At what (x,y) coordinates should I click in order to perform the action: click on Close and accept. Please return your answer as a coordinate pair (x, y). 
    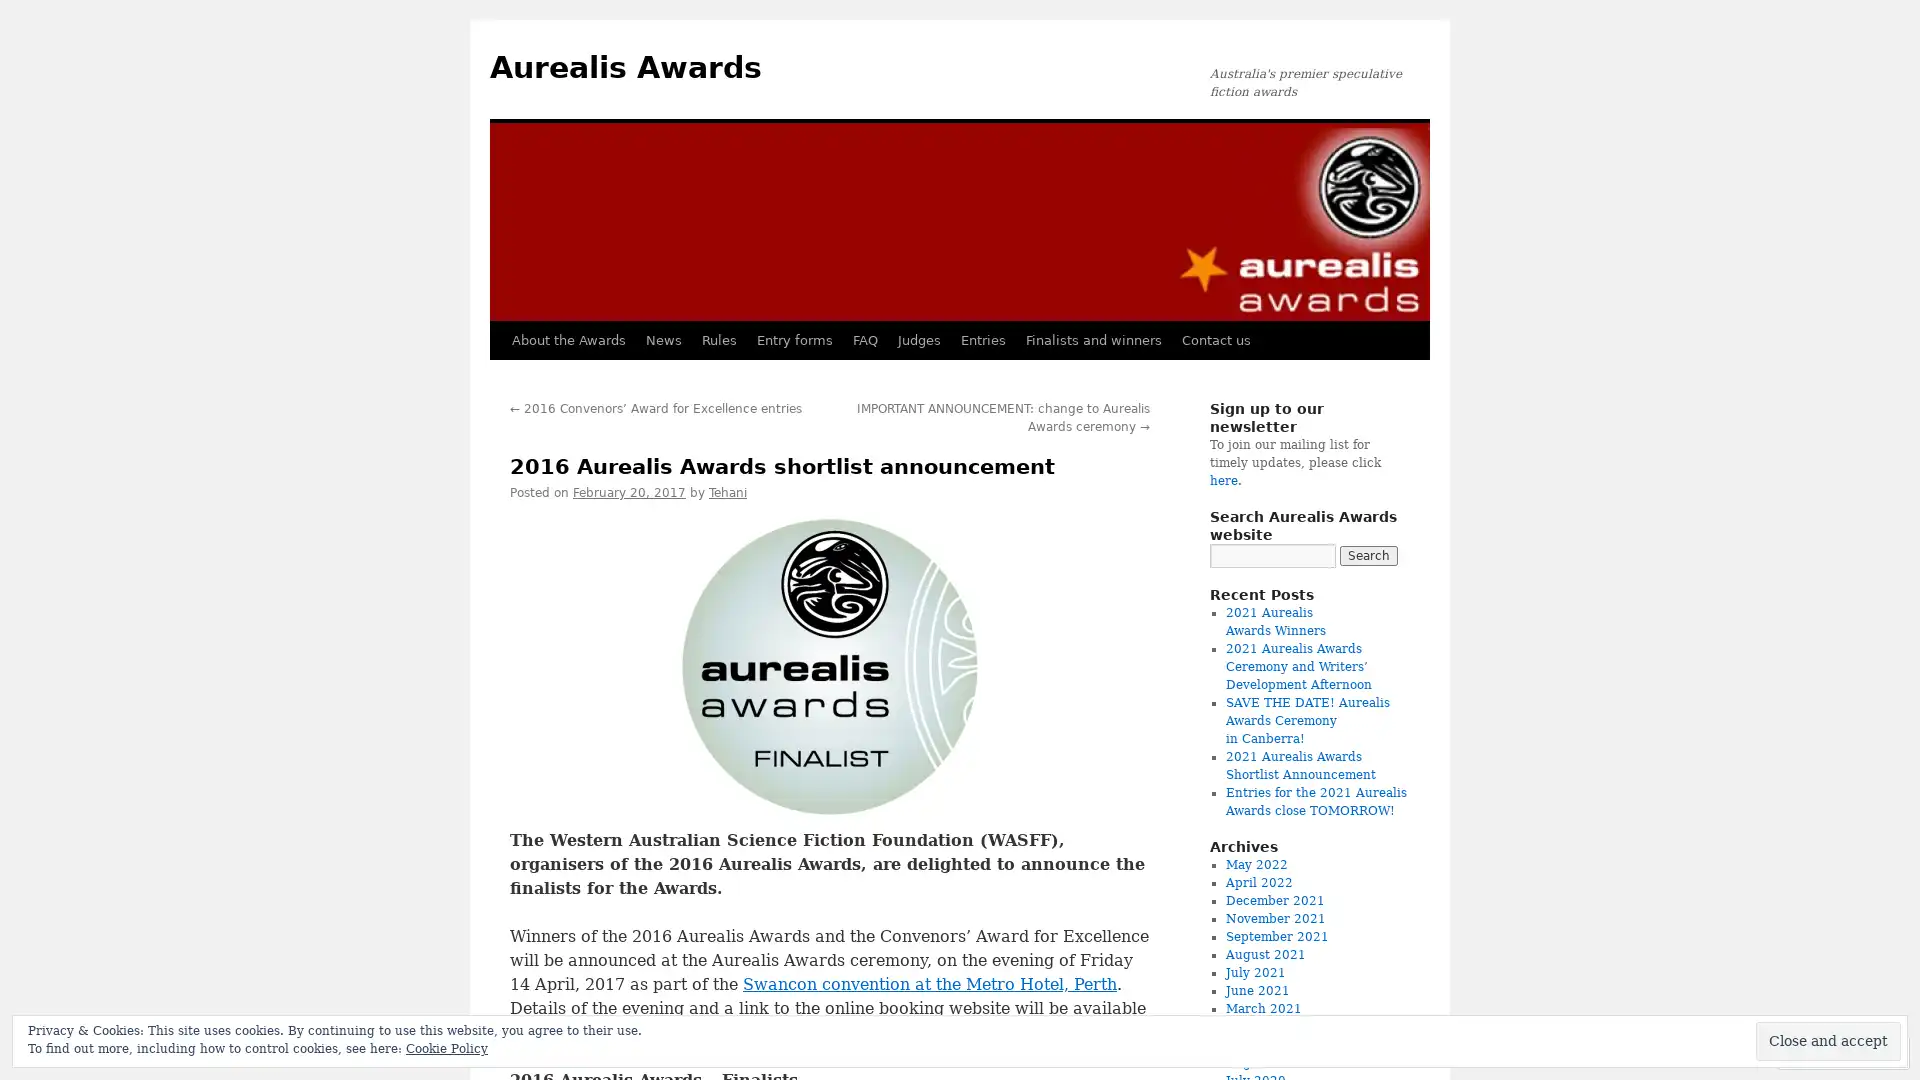
    Looking at the image, I should click on (1828, 1040).